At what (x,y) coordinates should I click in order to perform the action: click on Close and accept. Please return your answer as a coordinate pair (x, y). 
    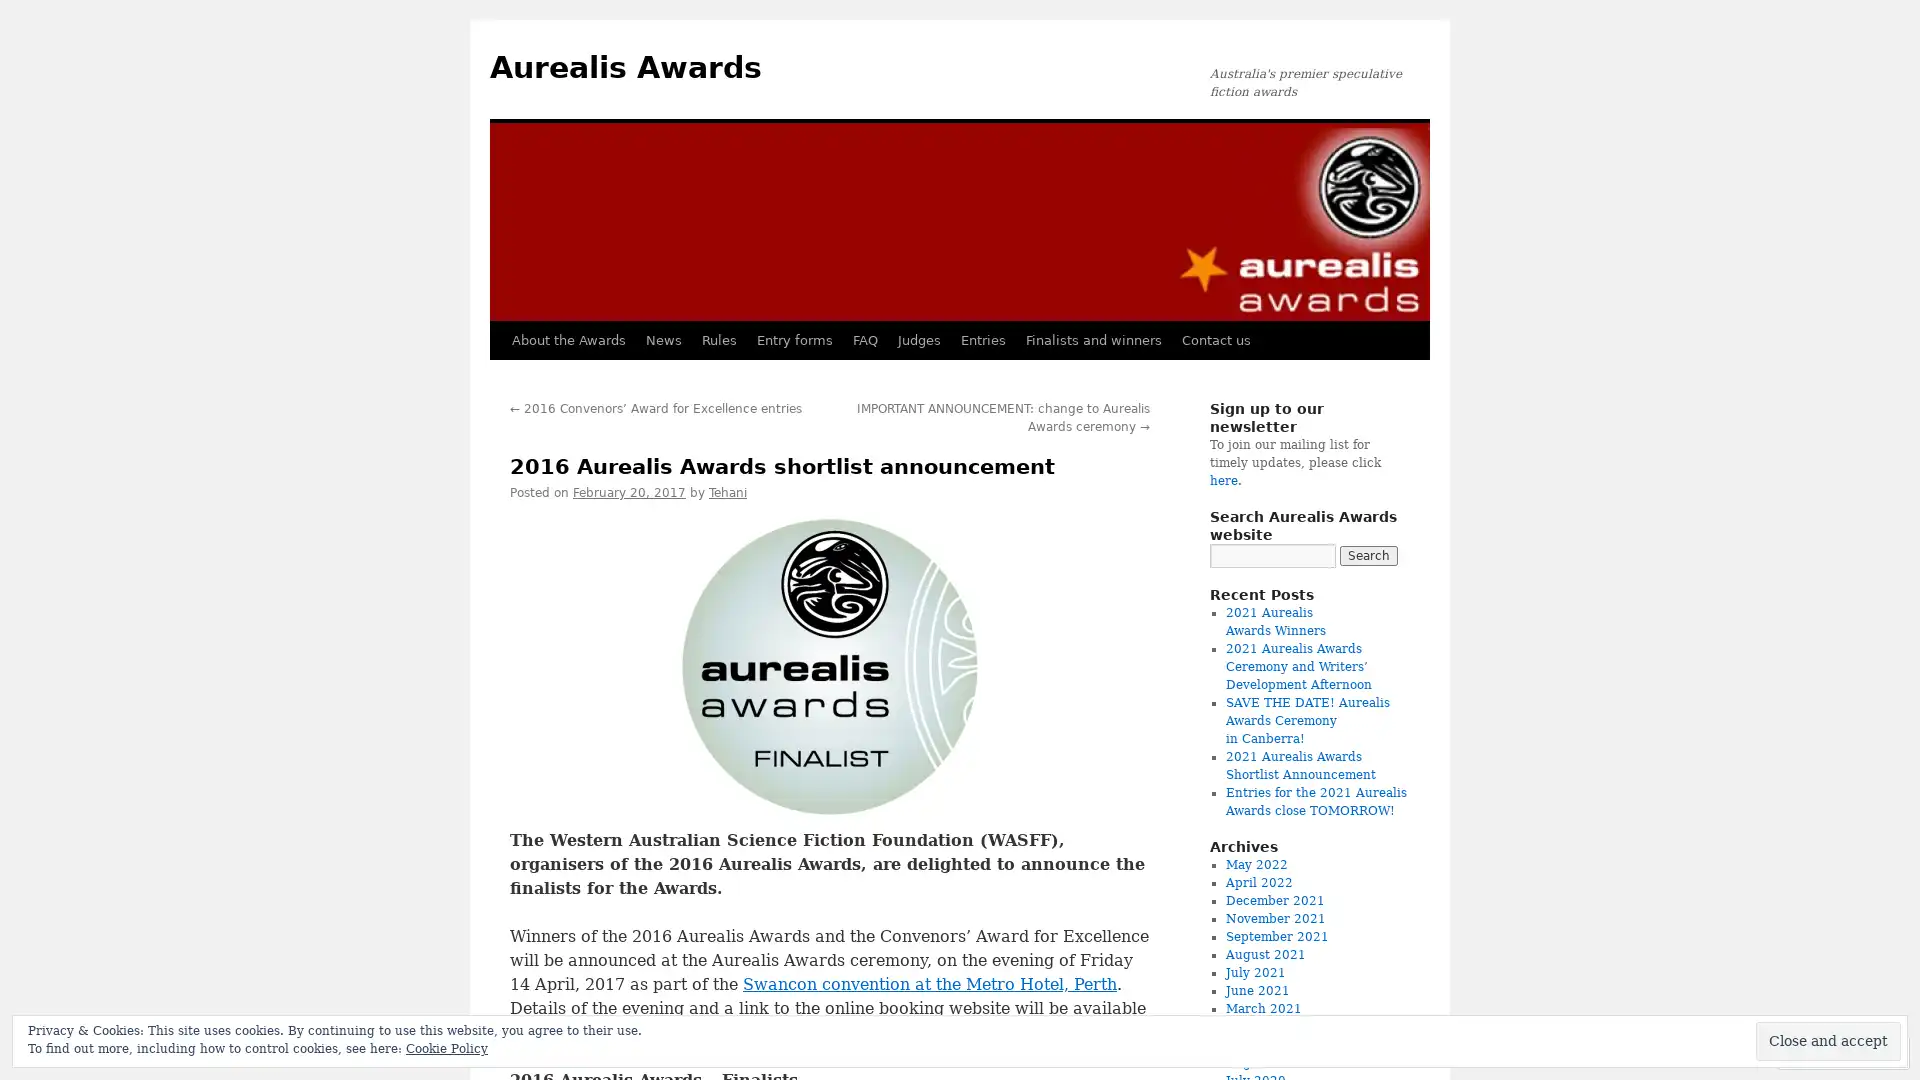
    Looking at the image, I should click on (1828, 1040).